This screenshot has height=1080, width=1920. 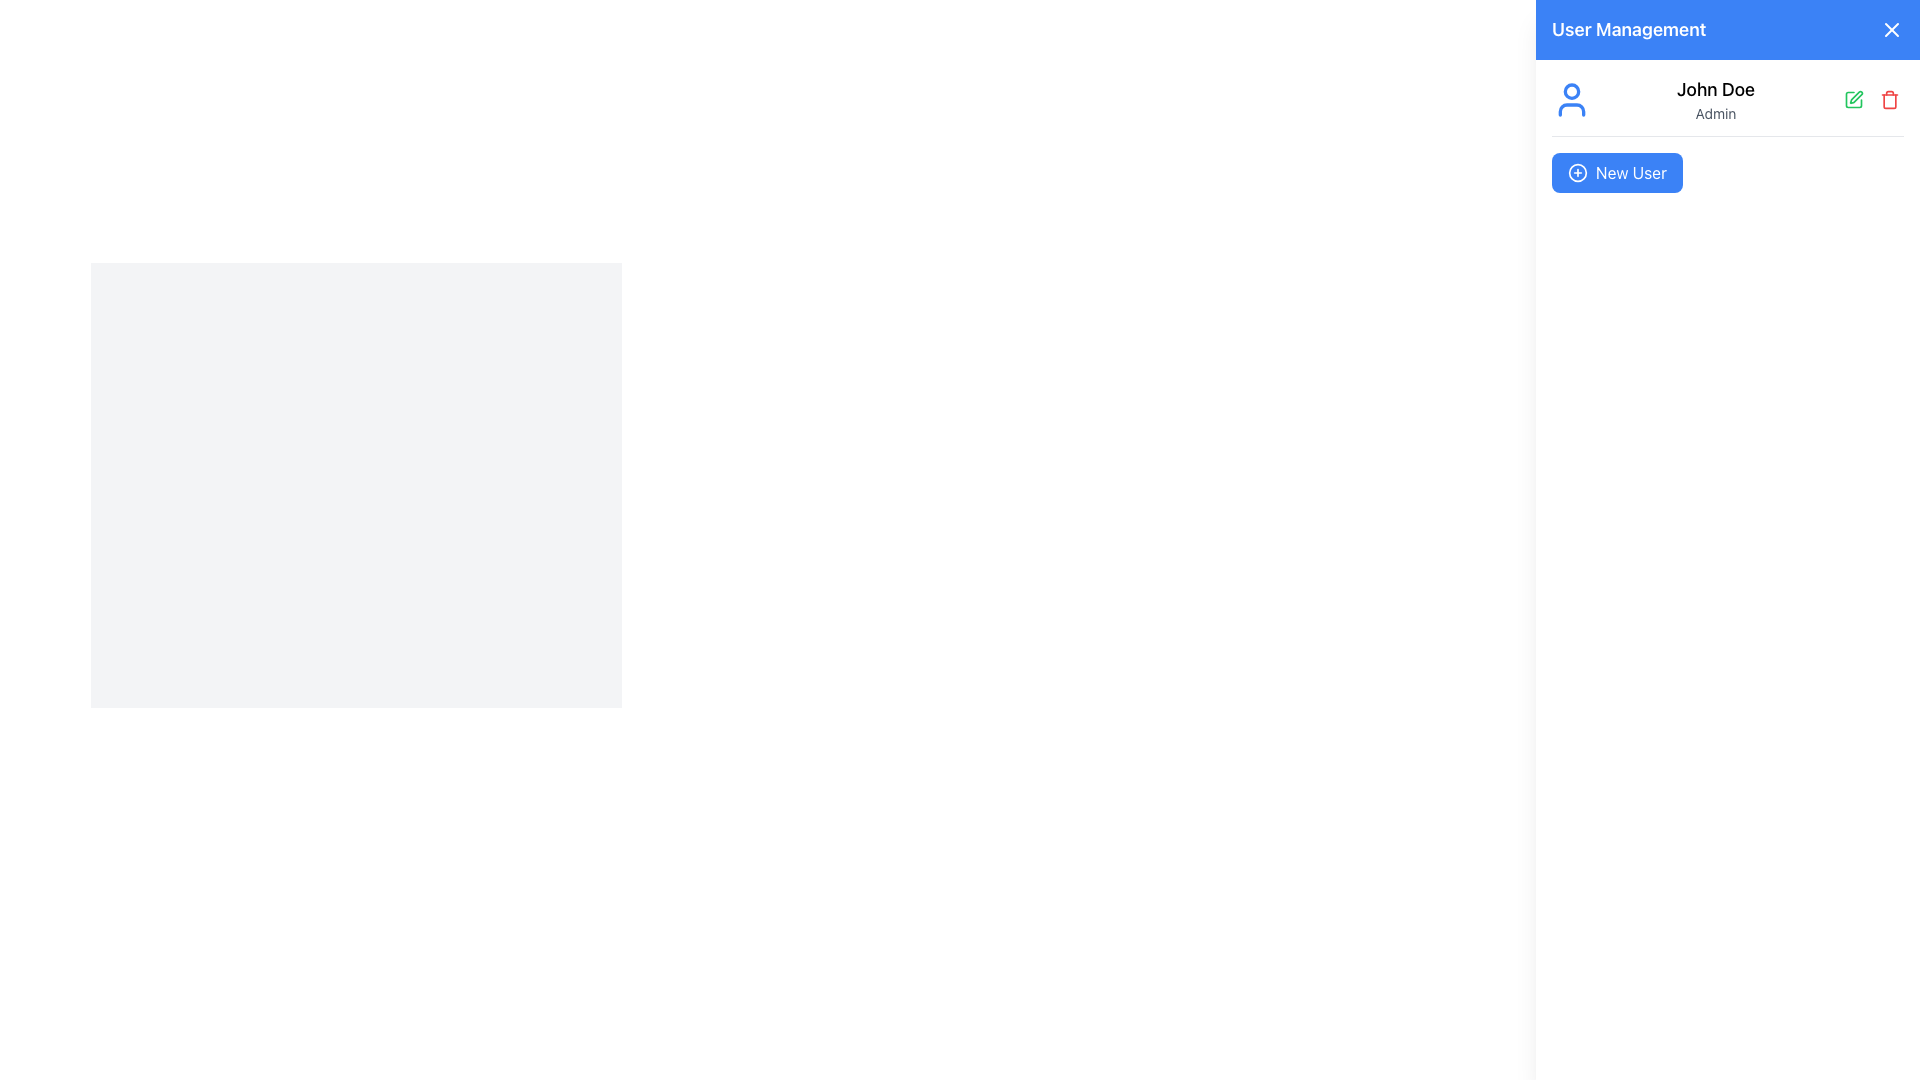 What do you see at coordinates (1715, 114) in the screenshot?
I see `the text label indicating the role 'Admin' associated with the user 'John Doe' in the 'User Management' section` at bounding box center [1715, 114].